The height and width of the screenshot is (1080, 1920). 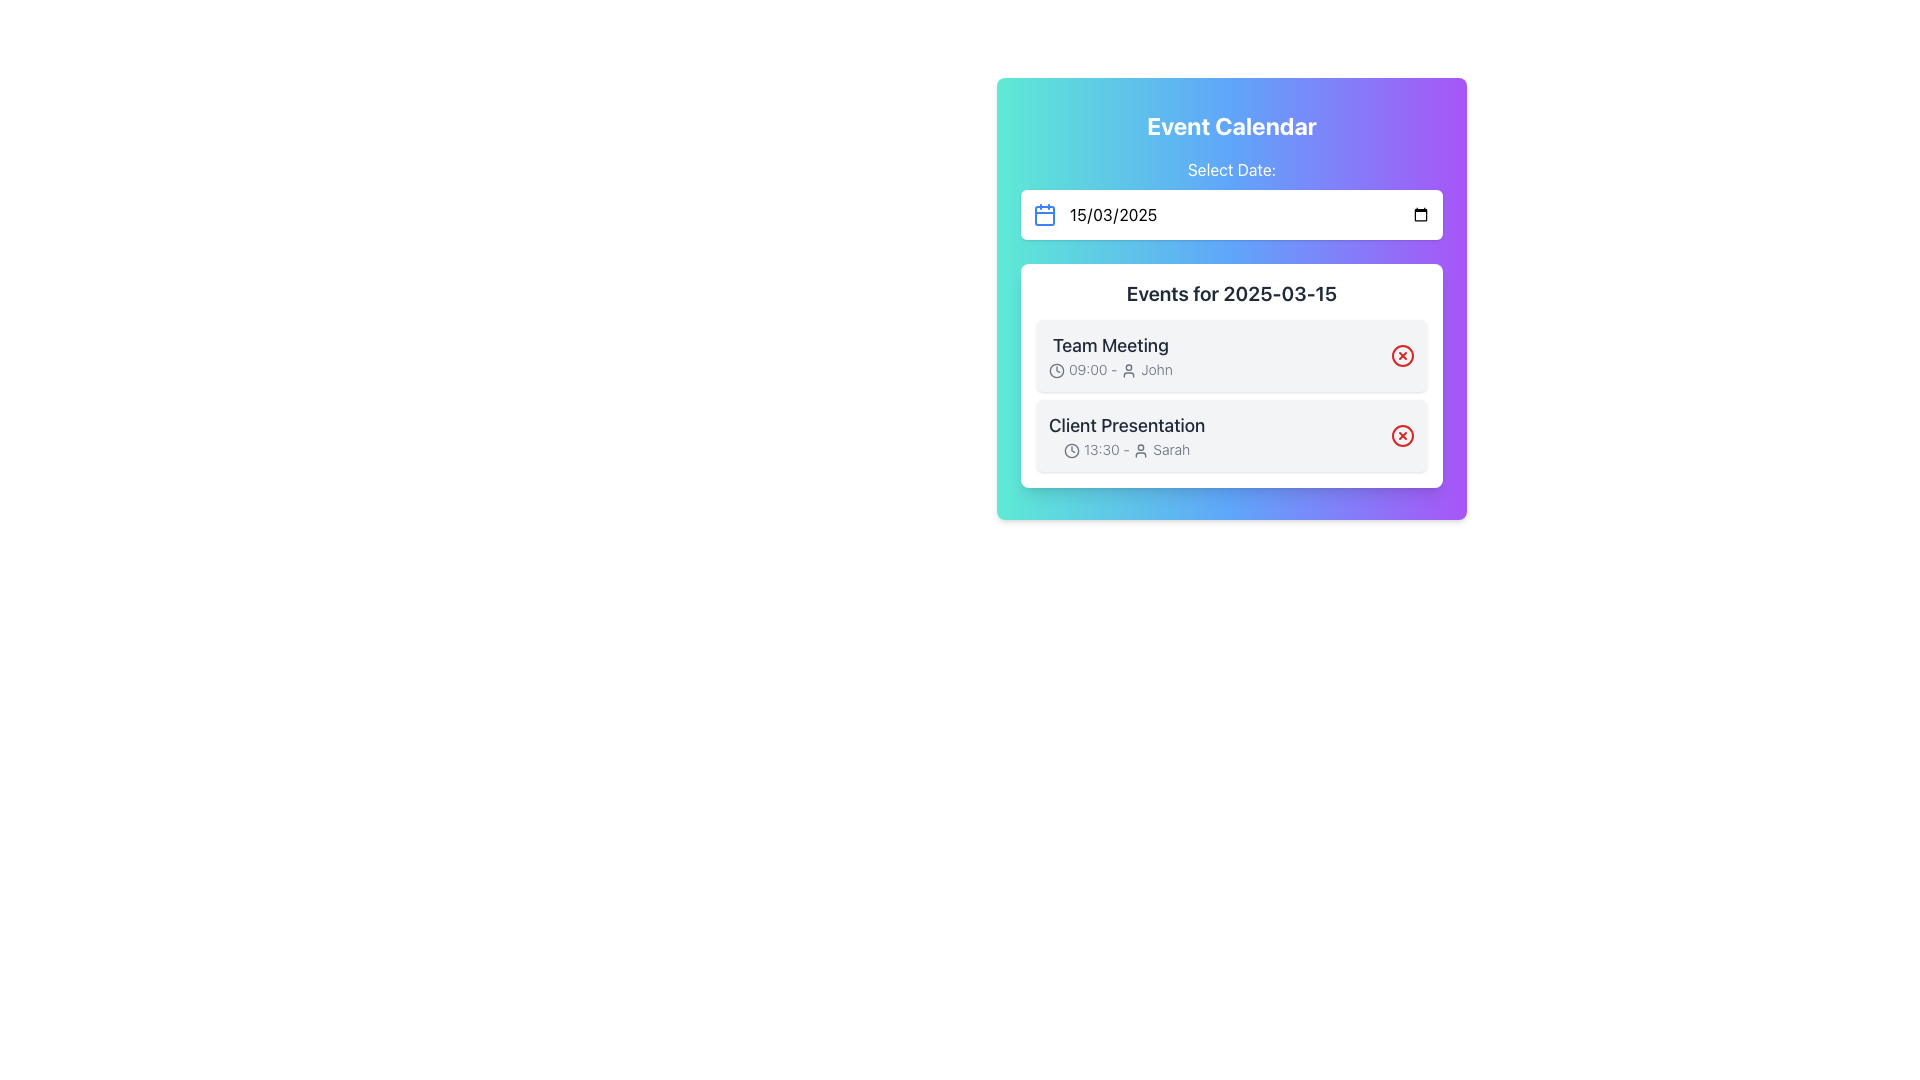 I want to click on scheduled time ('13:30') and participant name ('Sarah') displayed in the event calendar under the 'Client Presentation' header, so click(x=1127, y=450).